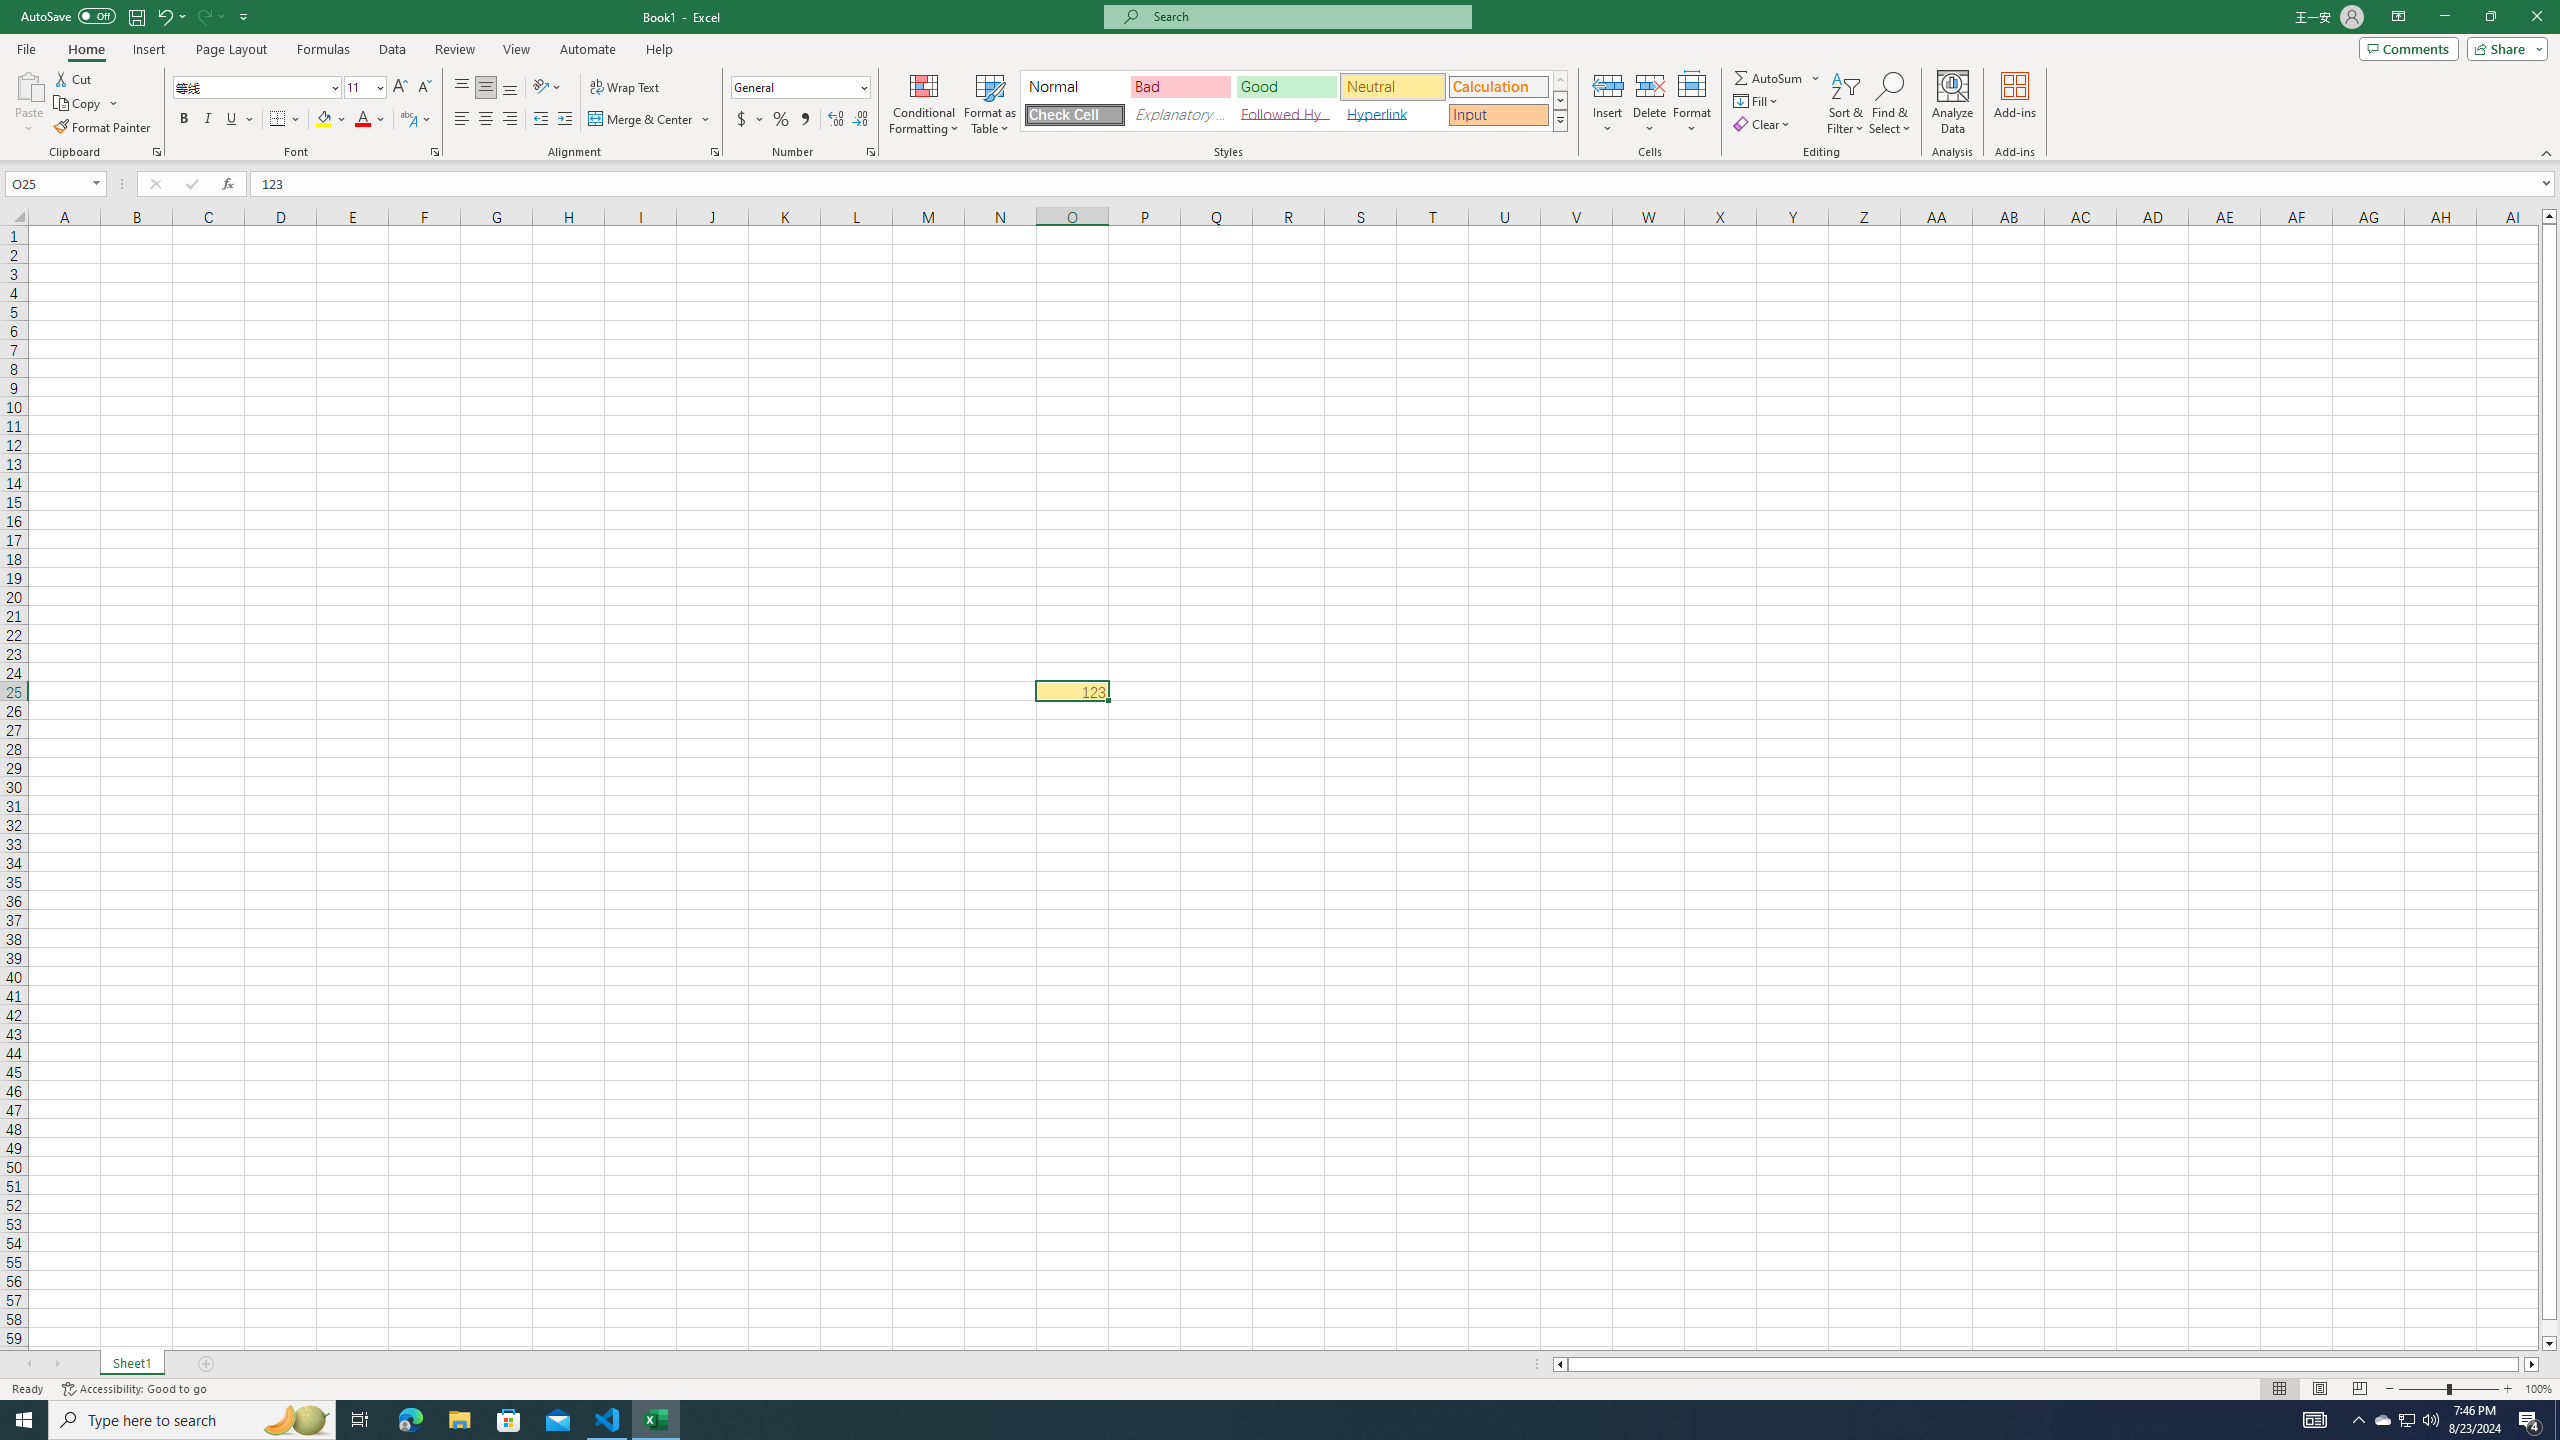  Describe the element at coordinates (231, 118) in the screenshot. I see `'Underline'` at that location.